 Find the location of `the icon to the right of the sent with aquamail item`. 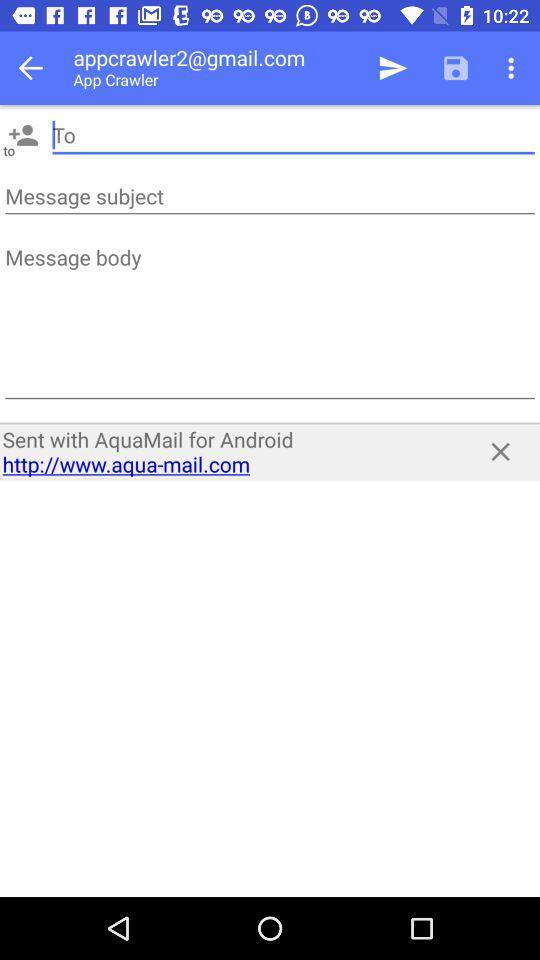

the icon to the right of the sent with aquamail item is located at coordinates (499, 451).